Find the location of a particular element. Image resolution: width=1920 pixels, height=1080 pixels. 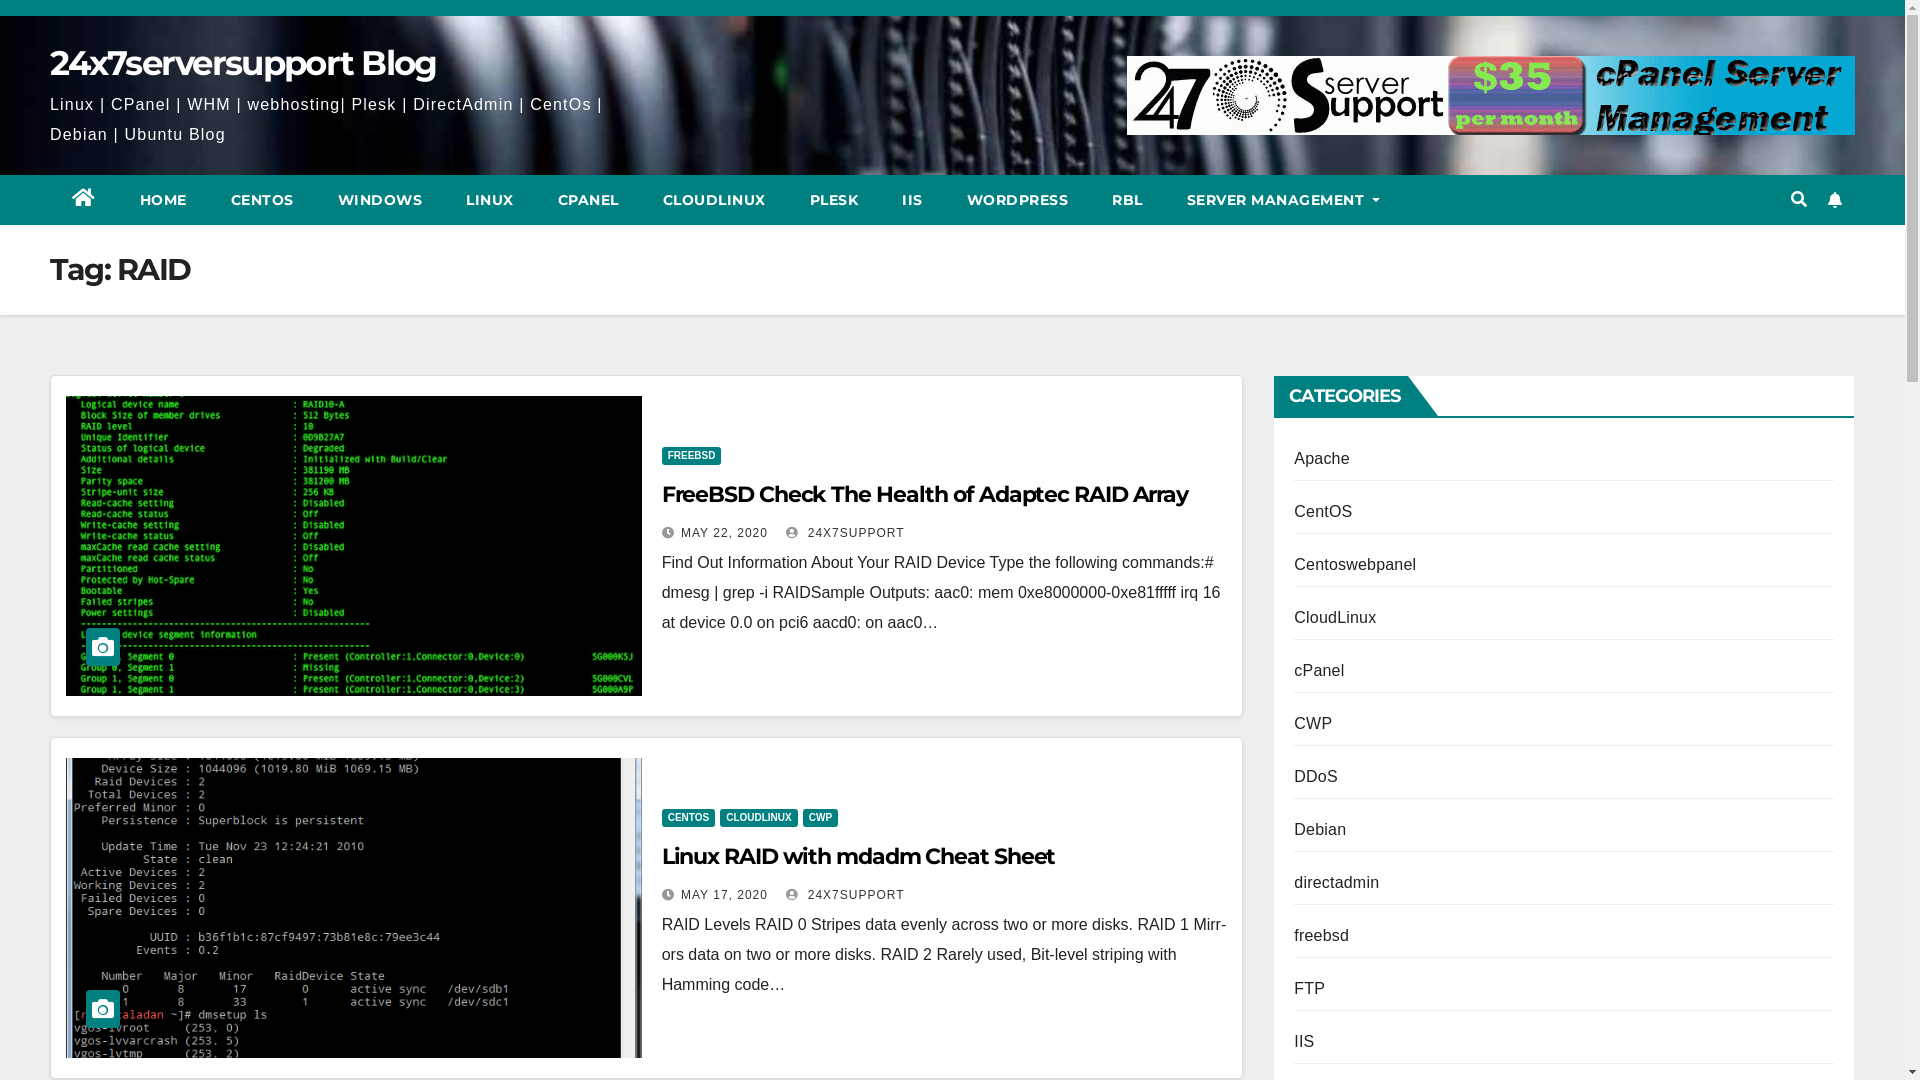

'24X7SUPPORT' is located at coordinates (844, 531).